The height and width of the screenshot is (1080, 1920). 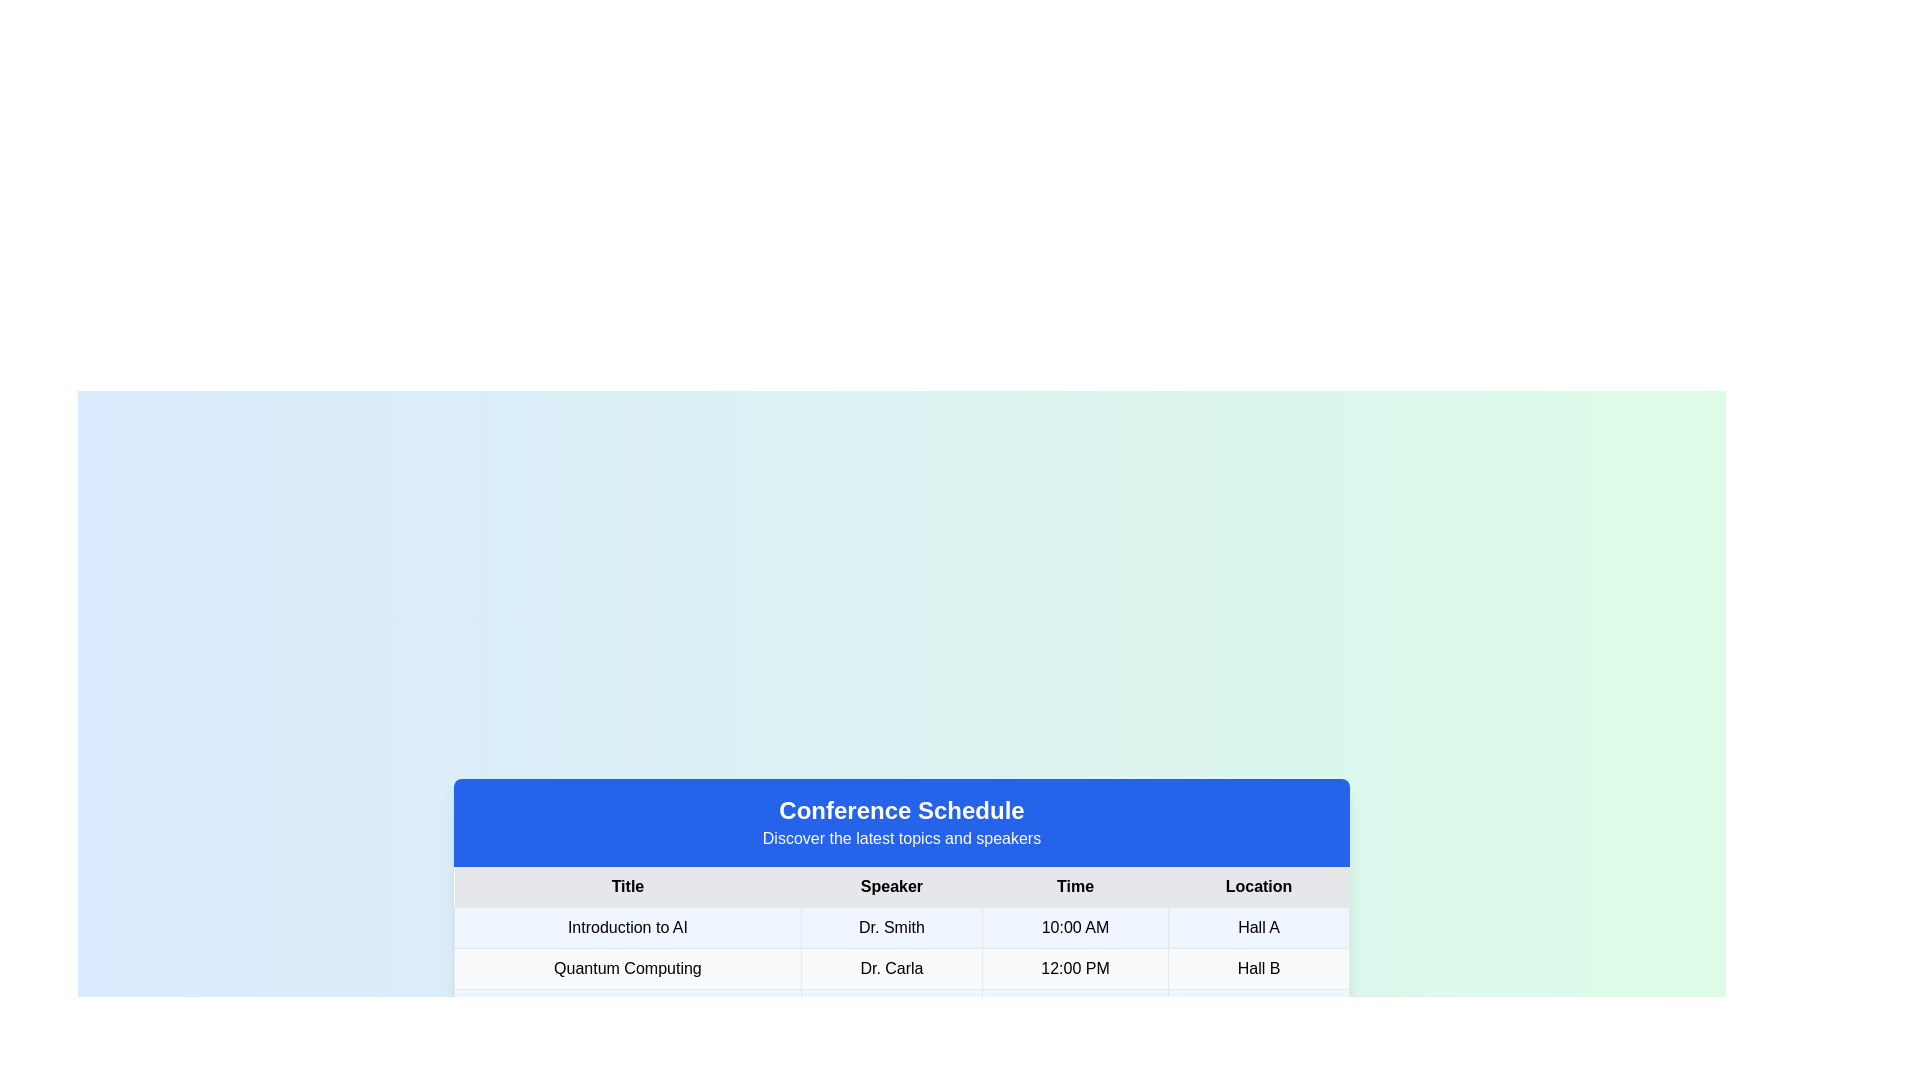 I want to click on the text label displaying '12:00 PM' in the 'Time' column of the 'Quantum Computing' event in the conference schedule table, so click(x=1074, y=967).